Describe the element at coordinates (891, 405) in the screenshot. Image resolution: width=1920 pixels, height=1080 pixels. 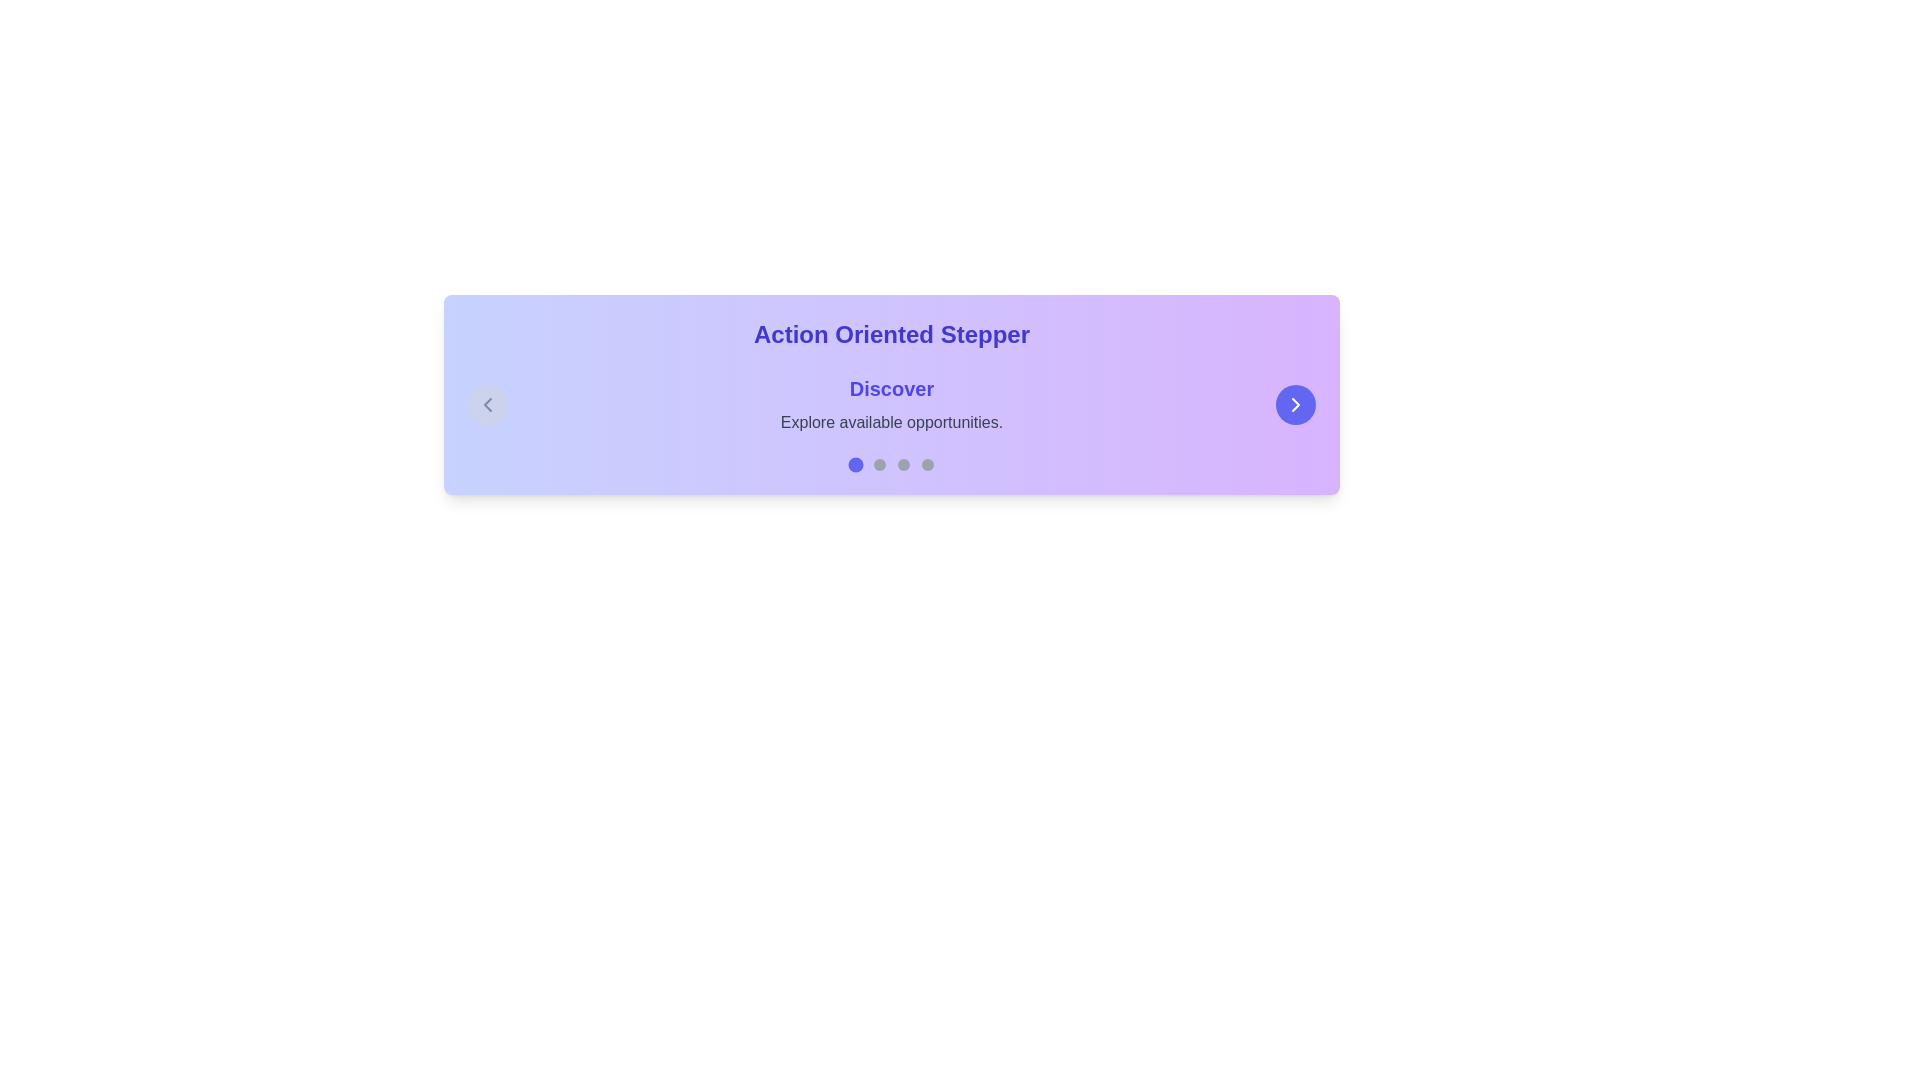
I see `text displayed in the central text block that serves as a title and description for the current step in the stepper navigation interface` at that location.